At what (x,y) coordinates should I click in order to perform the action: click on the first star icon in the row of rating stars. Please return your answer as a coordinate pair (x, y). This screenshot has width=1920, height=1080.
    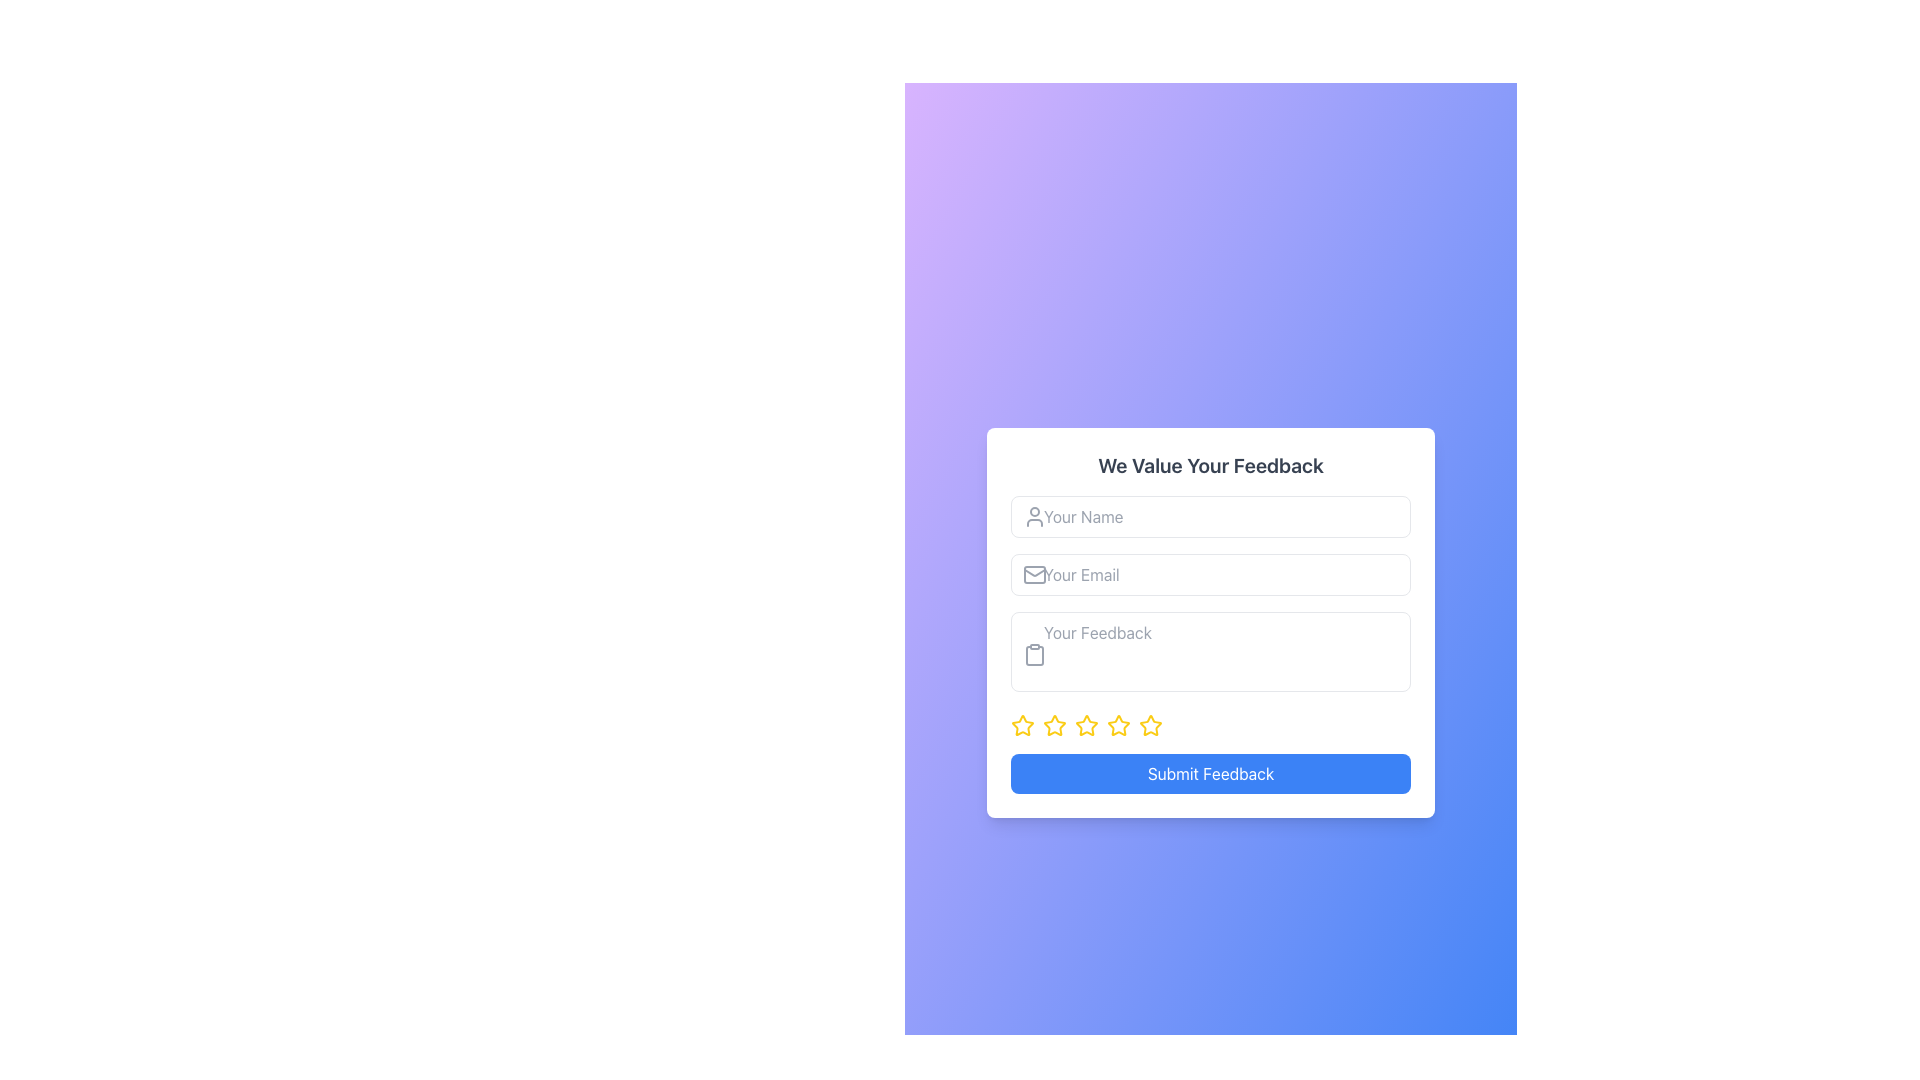
    Looking at the image, I should click on (1022, 725).